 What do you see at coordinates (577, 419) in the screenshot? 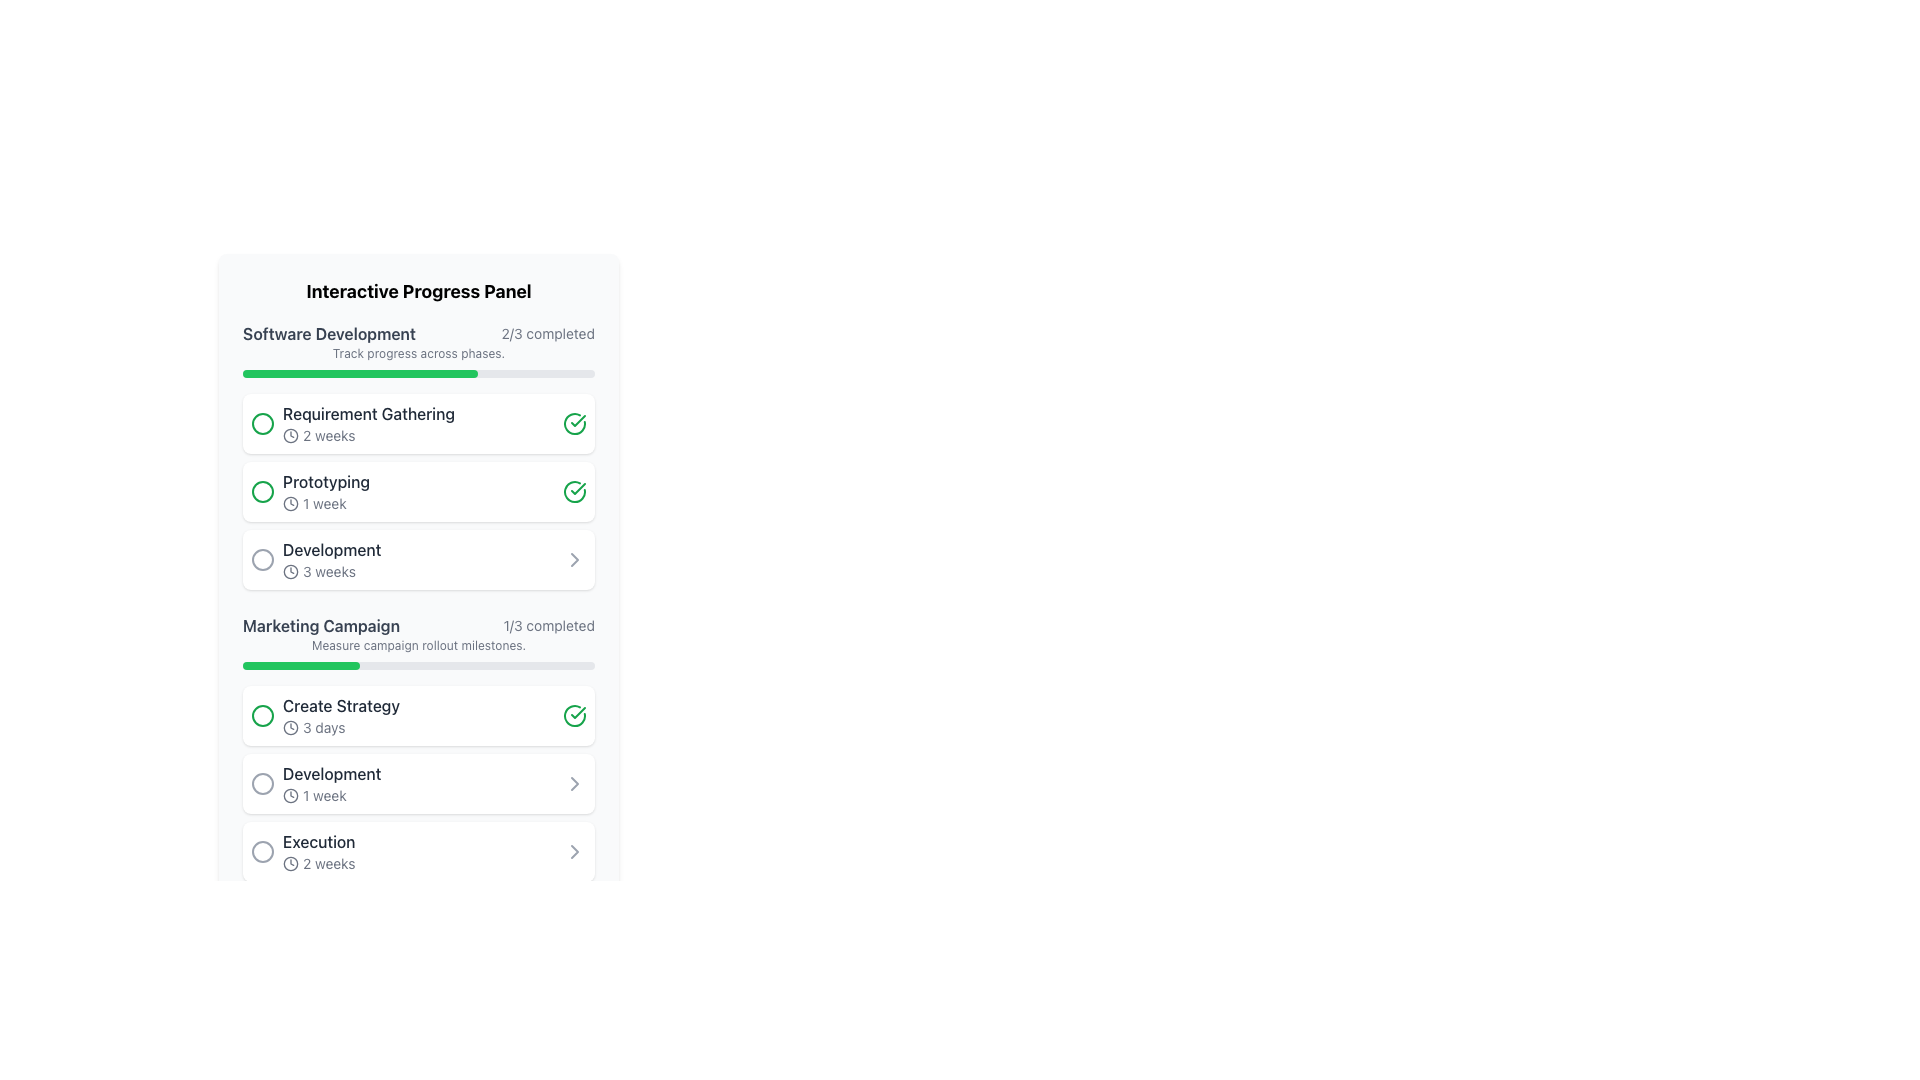
I see `the completion icon located at the far-right end of the second item in the 'Software Development' list, adjacent to the text 'Prototyping'` at bounding box center [577, 419].